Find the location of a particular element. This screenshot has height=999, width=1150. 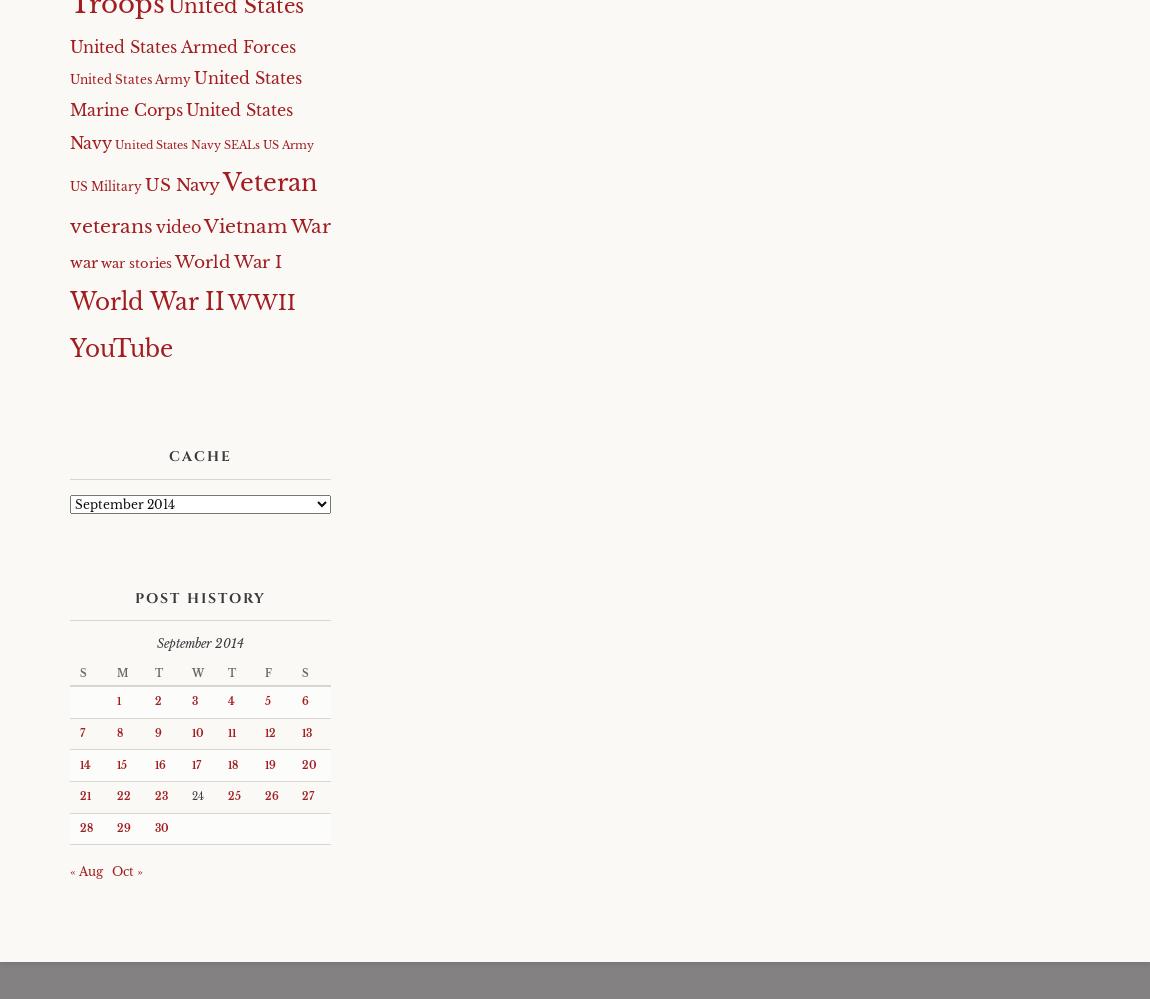

'W' is located at coordinates (197, 672).